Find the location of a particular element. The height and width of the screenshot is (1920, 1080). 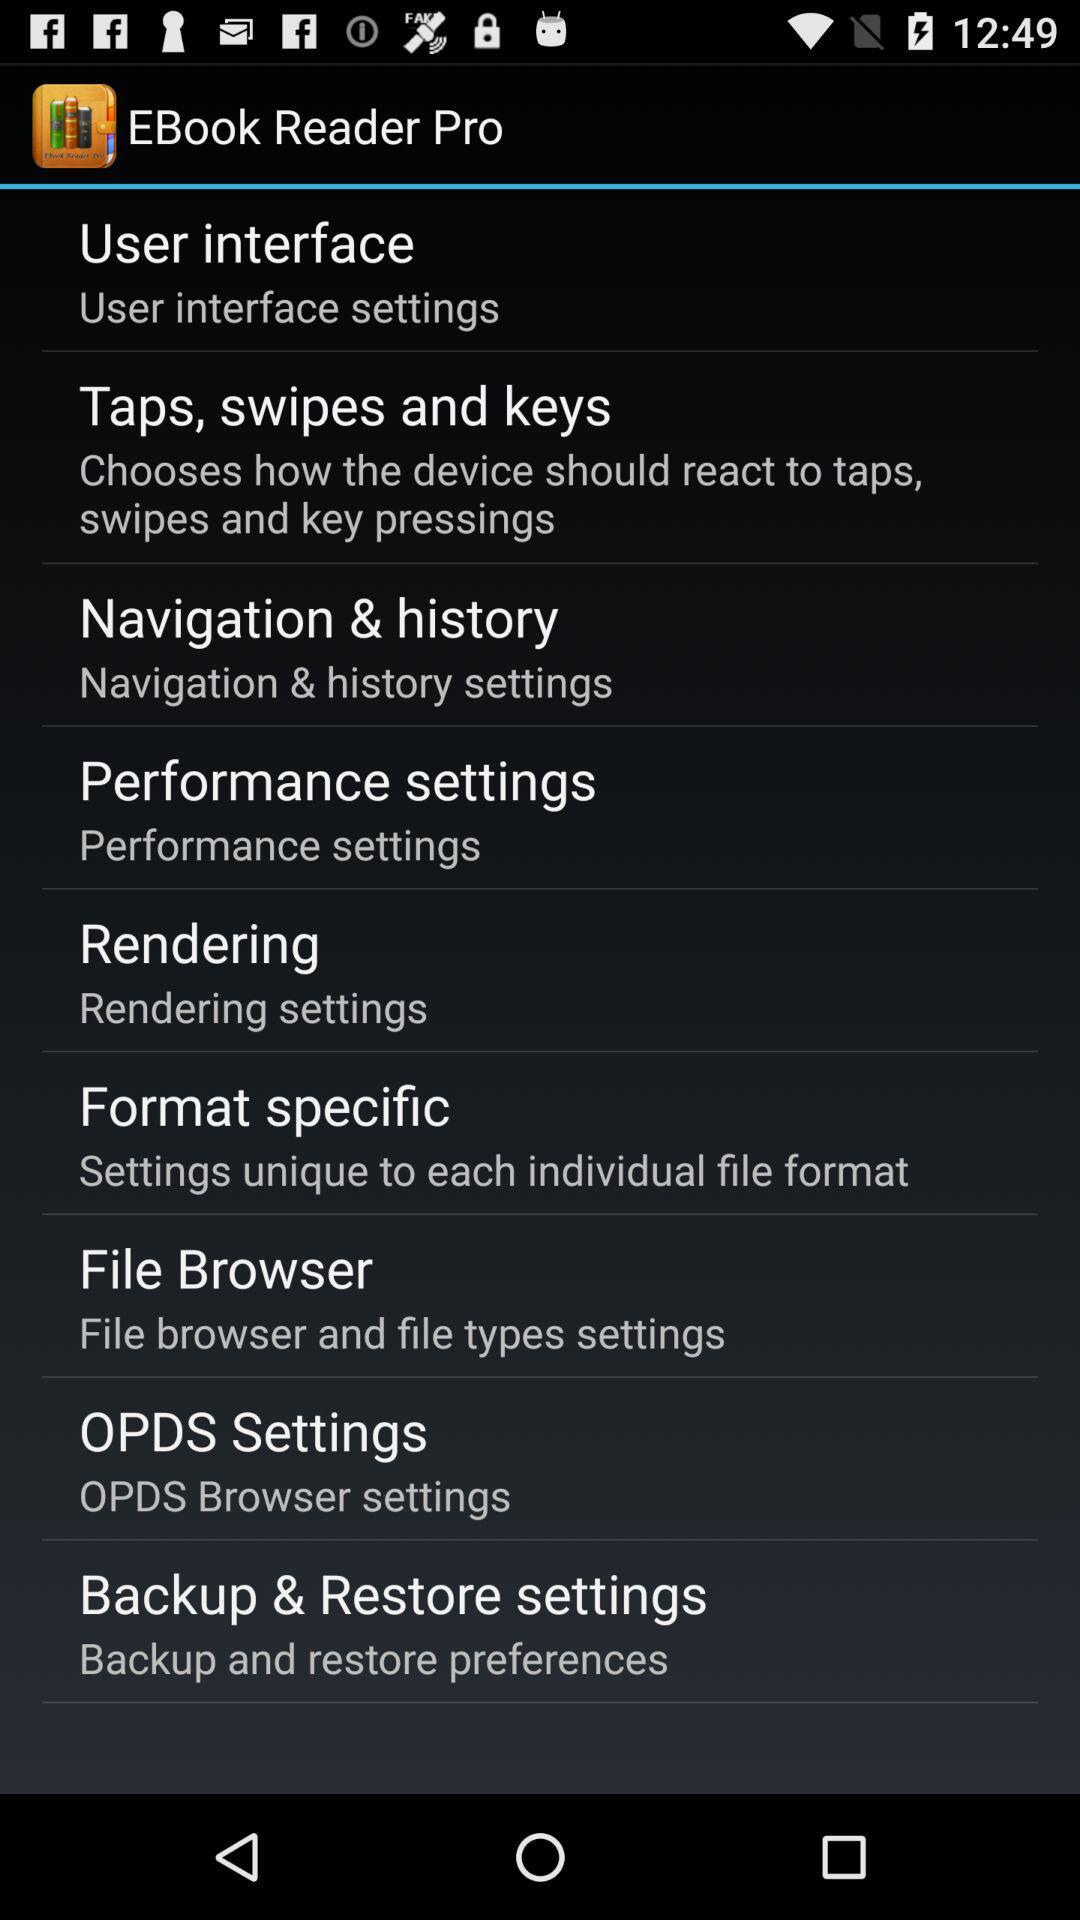

the settings unique to is located at coordinates (493, 1169).